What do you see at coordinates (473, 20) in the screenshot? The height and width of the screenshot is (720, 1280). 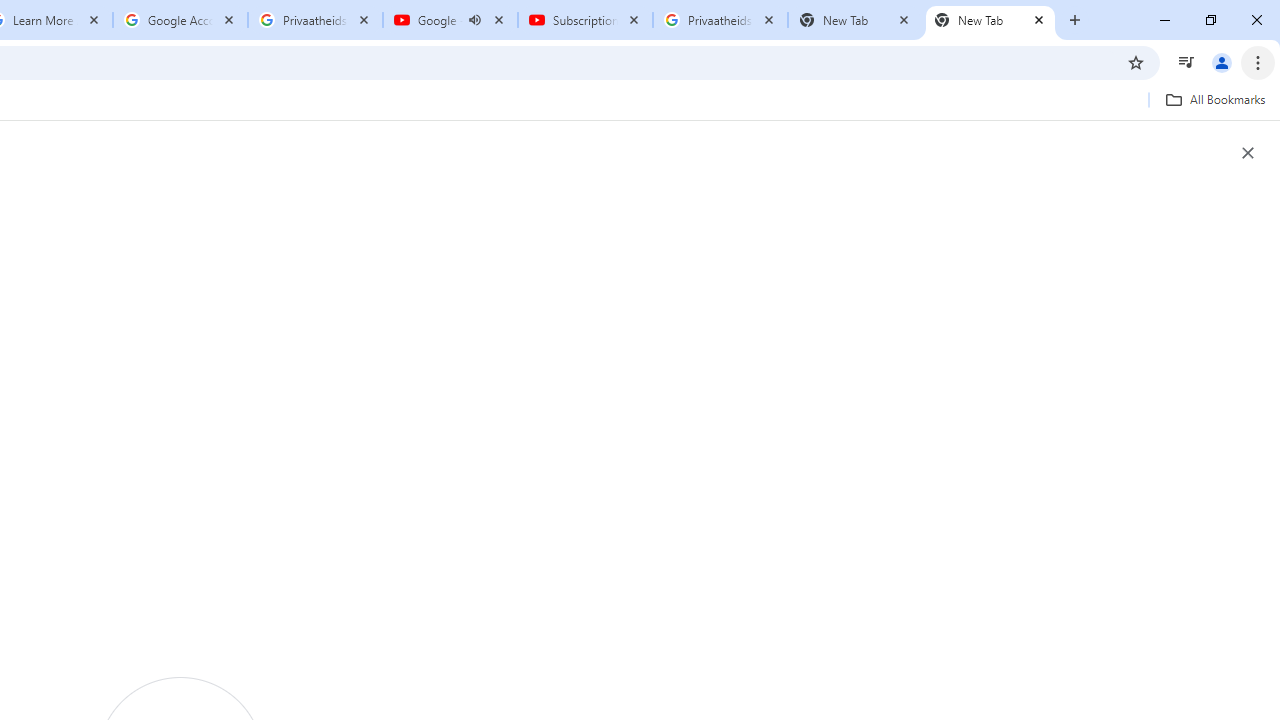 I see `'Mute tab'` at bounding box center [473, 20].